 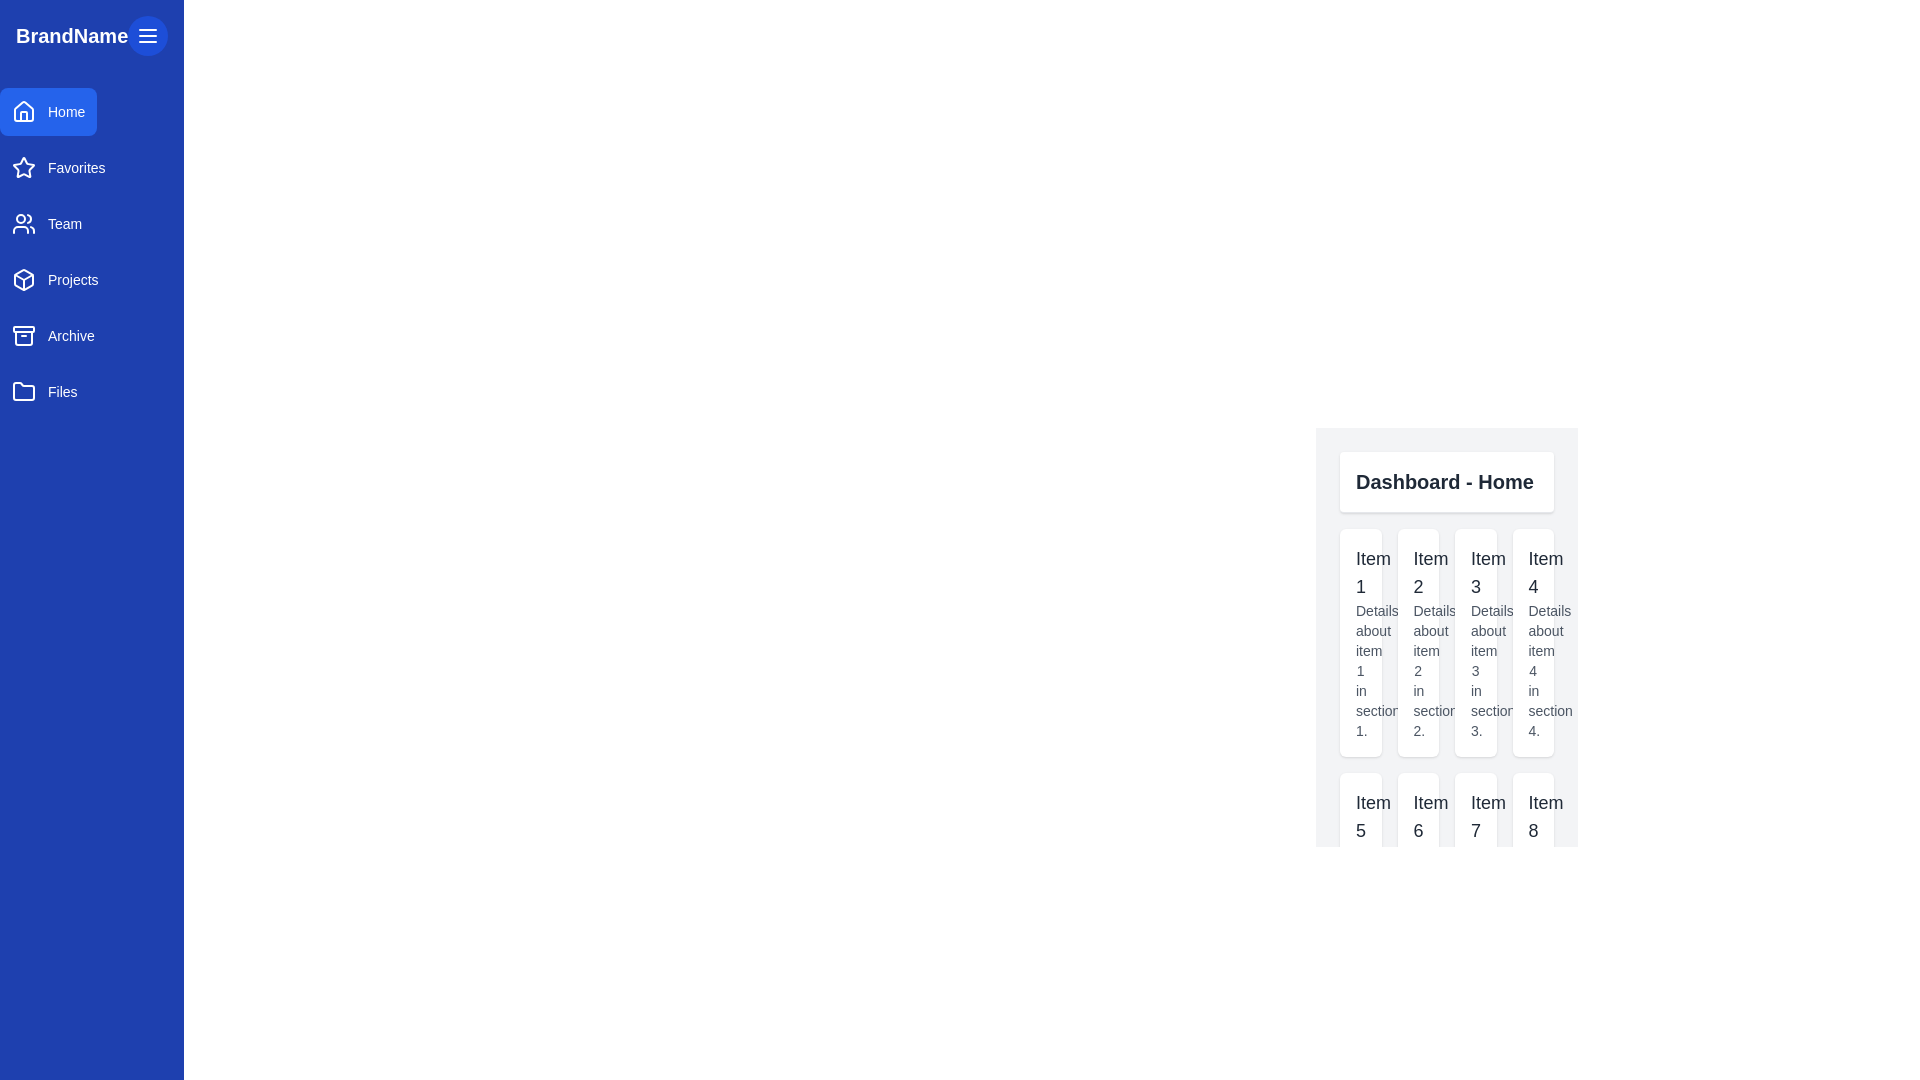 I want to click on the 'Home' icon in the navigation sidebar, so click(x=24, y=111).